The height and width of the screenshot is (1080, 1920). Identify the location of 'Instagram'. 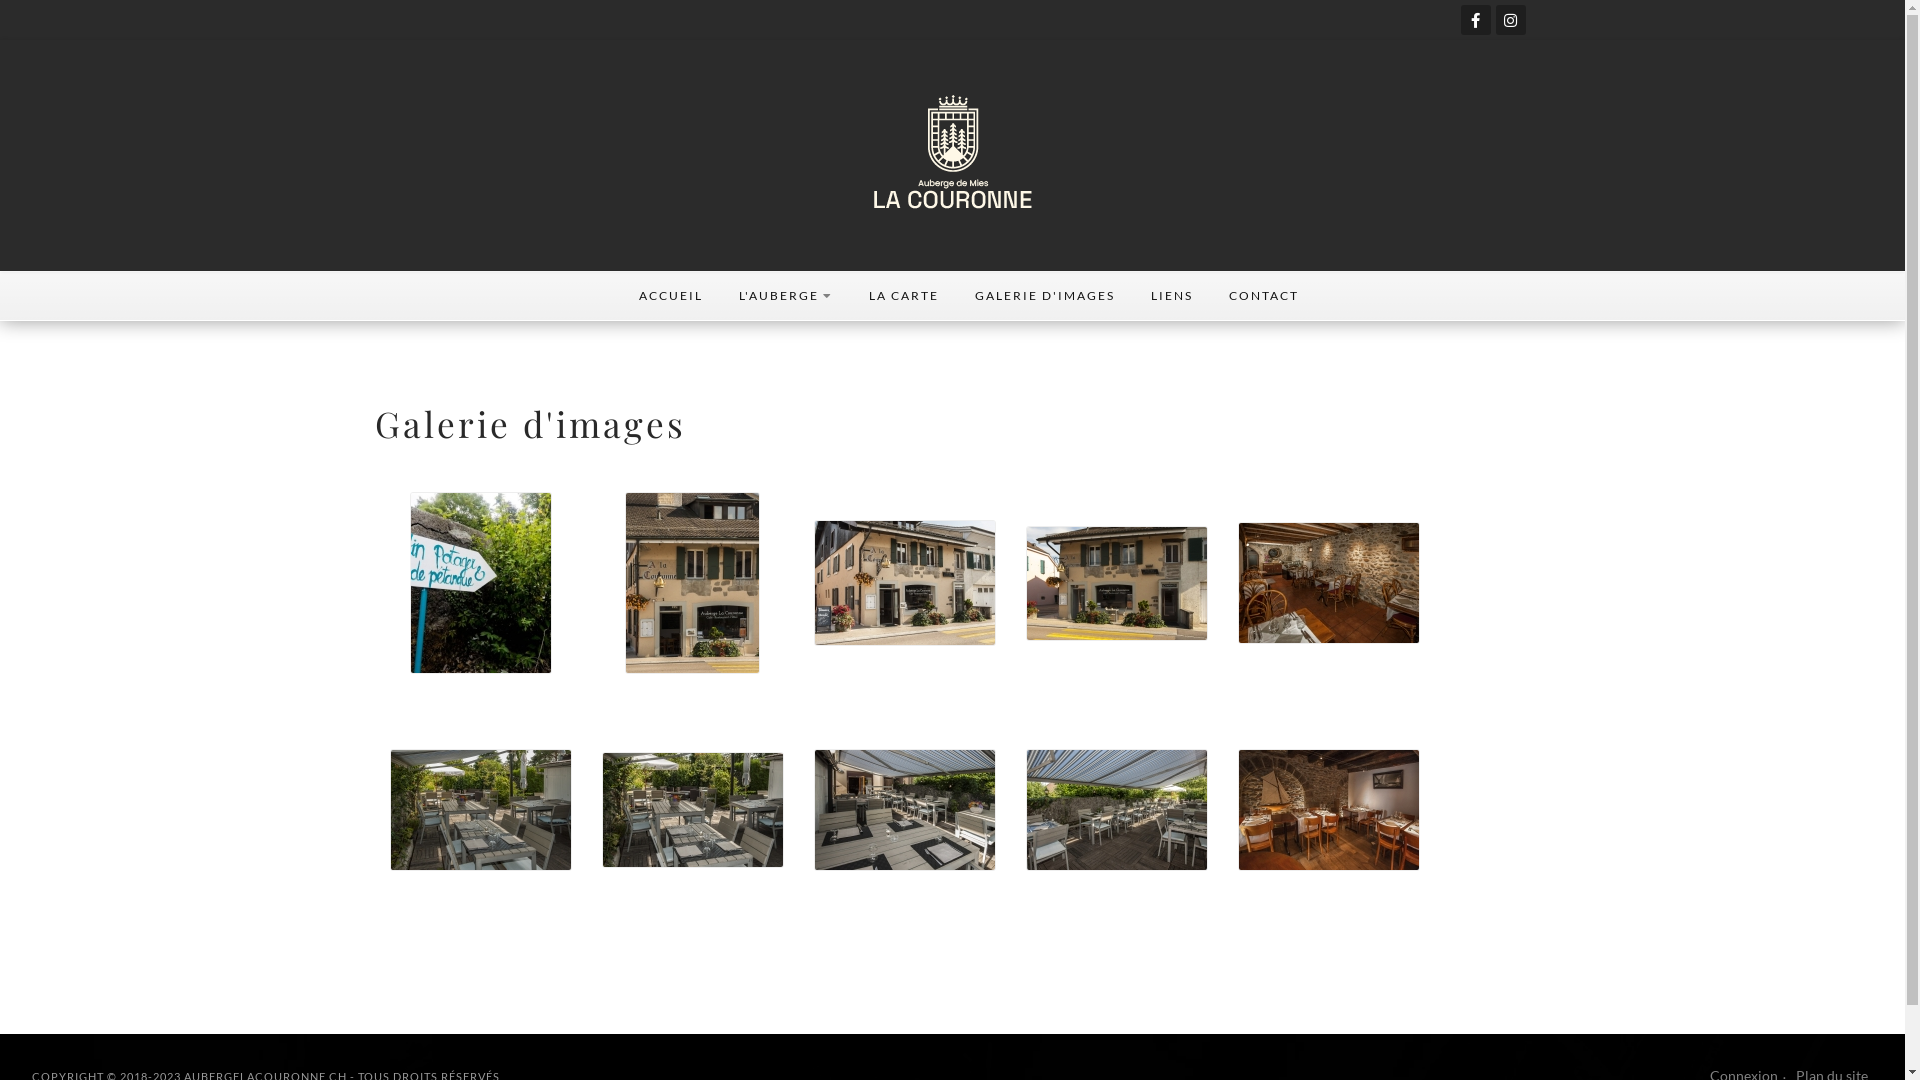
(1511, 19).